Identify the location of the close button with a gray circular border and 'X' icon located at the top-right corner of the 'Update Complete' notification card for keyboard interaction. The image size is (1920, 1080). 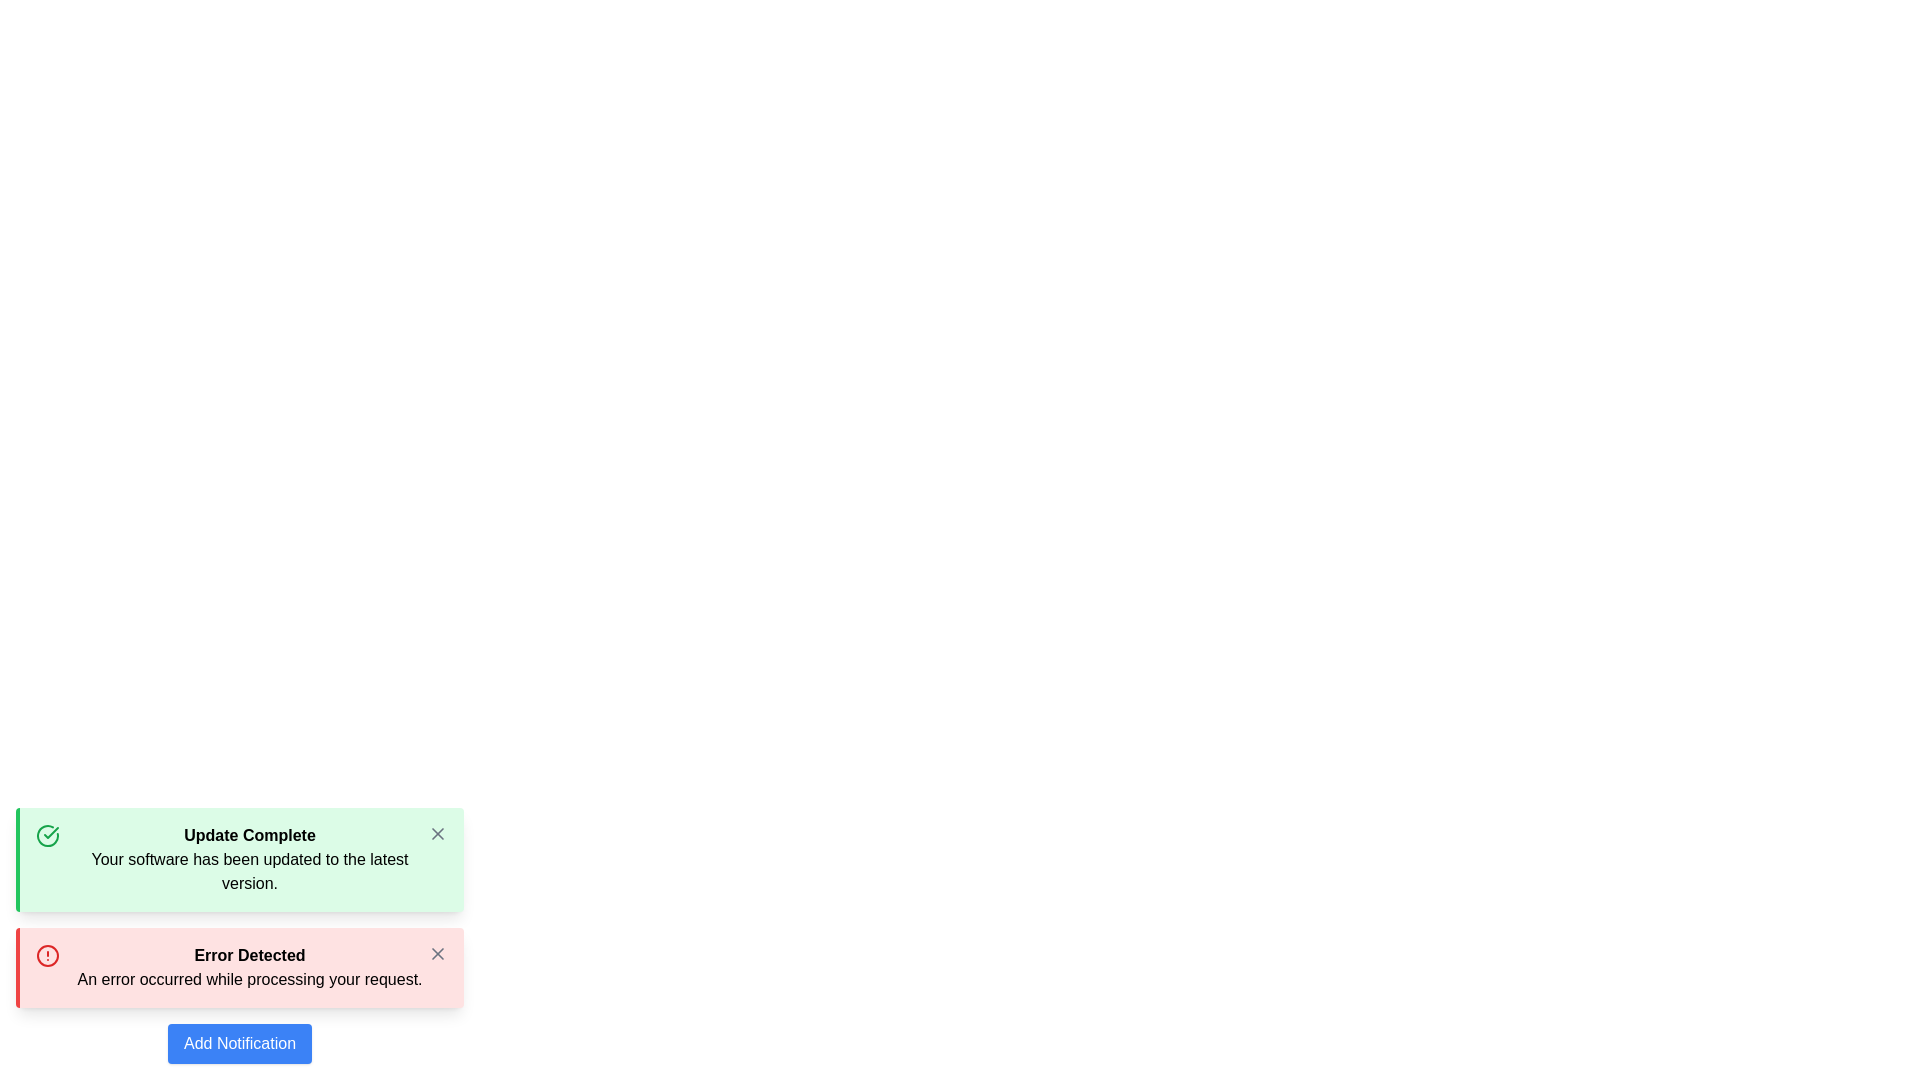
(436, 833).